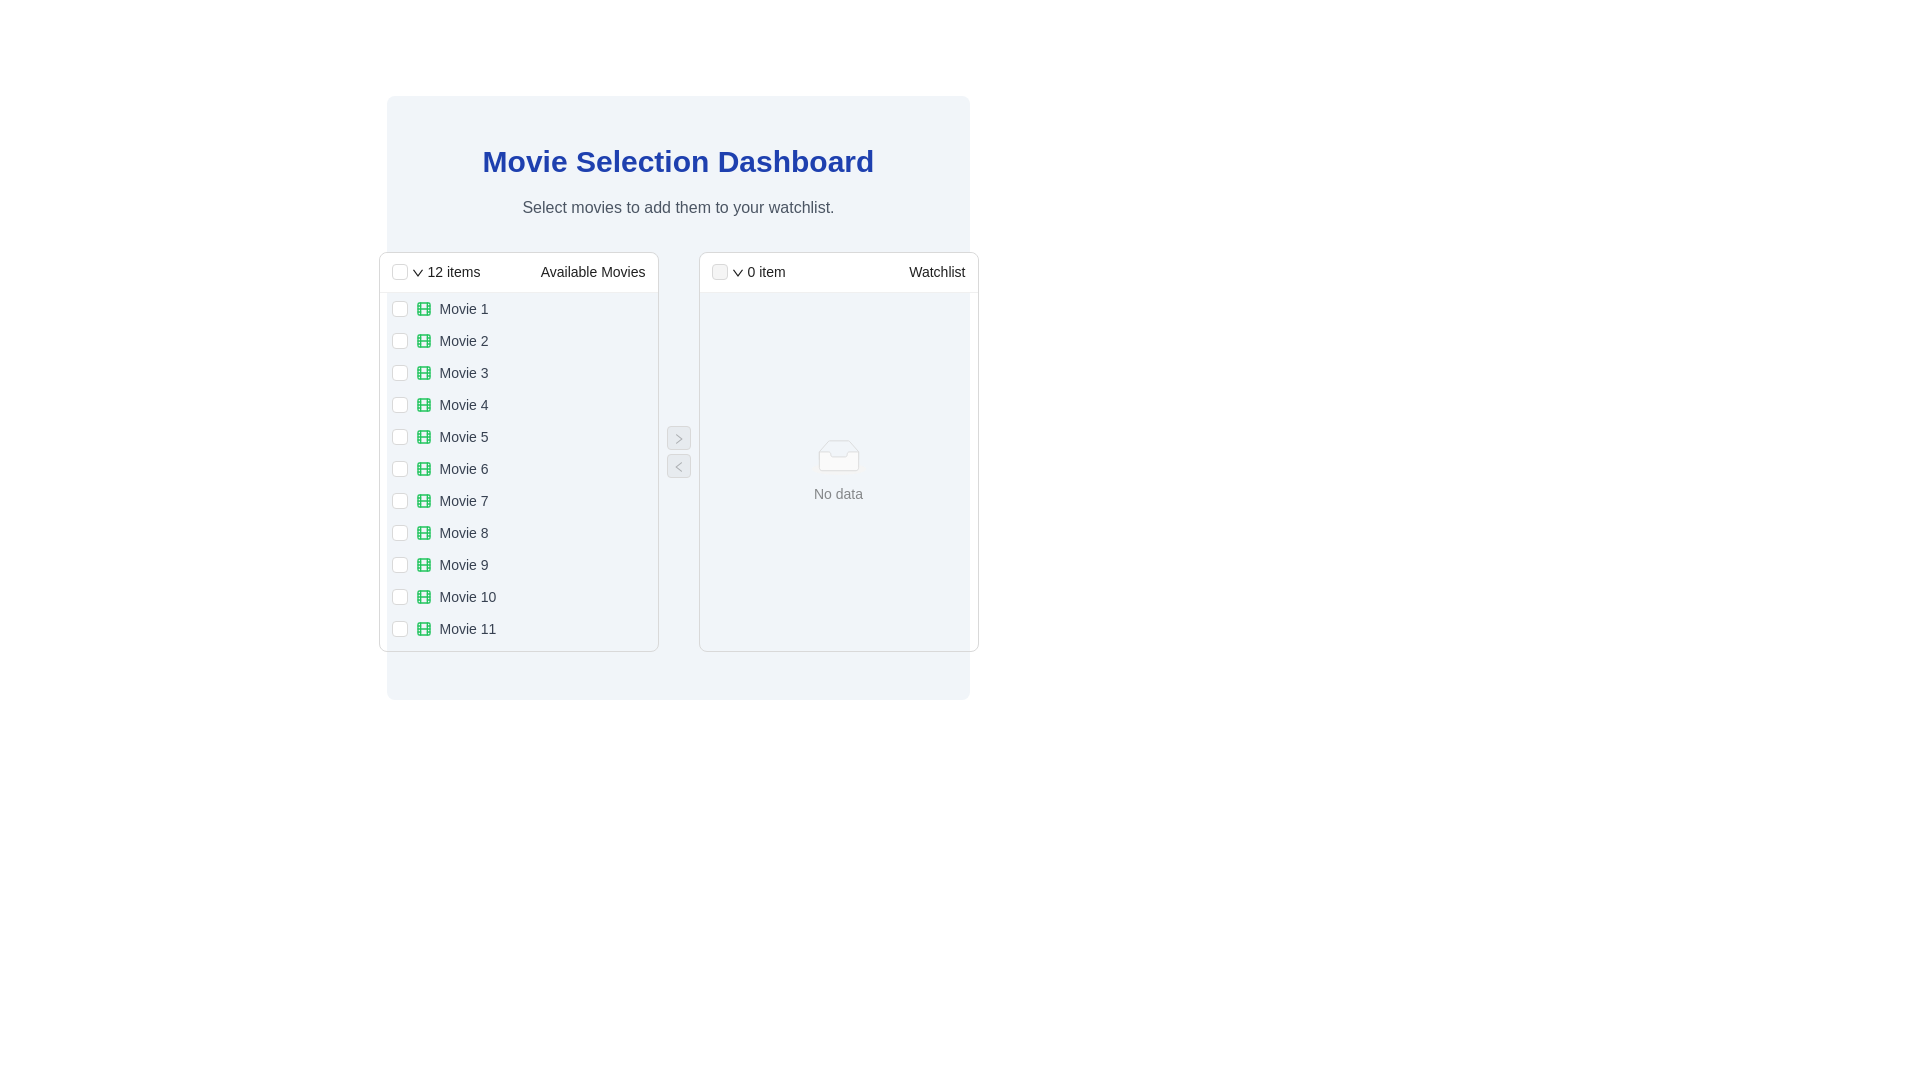 This screenshot has width=1920, height=1080. Describe the element at coordinates (530, 531) in the screenshot. I see `the checkbox adjacent to the list item displaying 'Movie 8' in the 'Available Movies' section` at that location.